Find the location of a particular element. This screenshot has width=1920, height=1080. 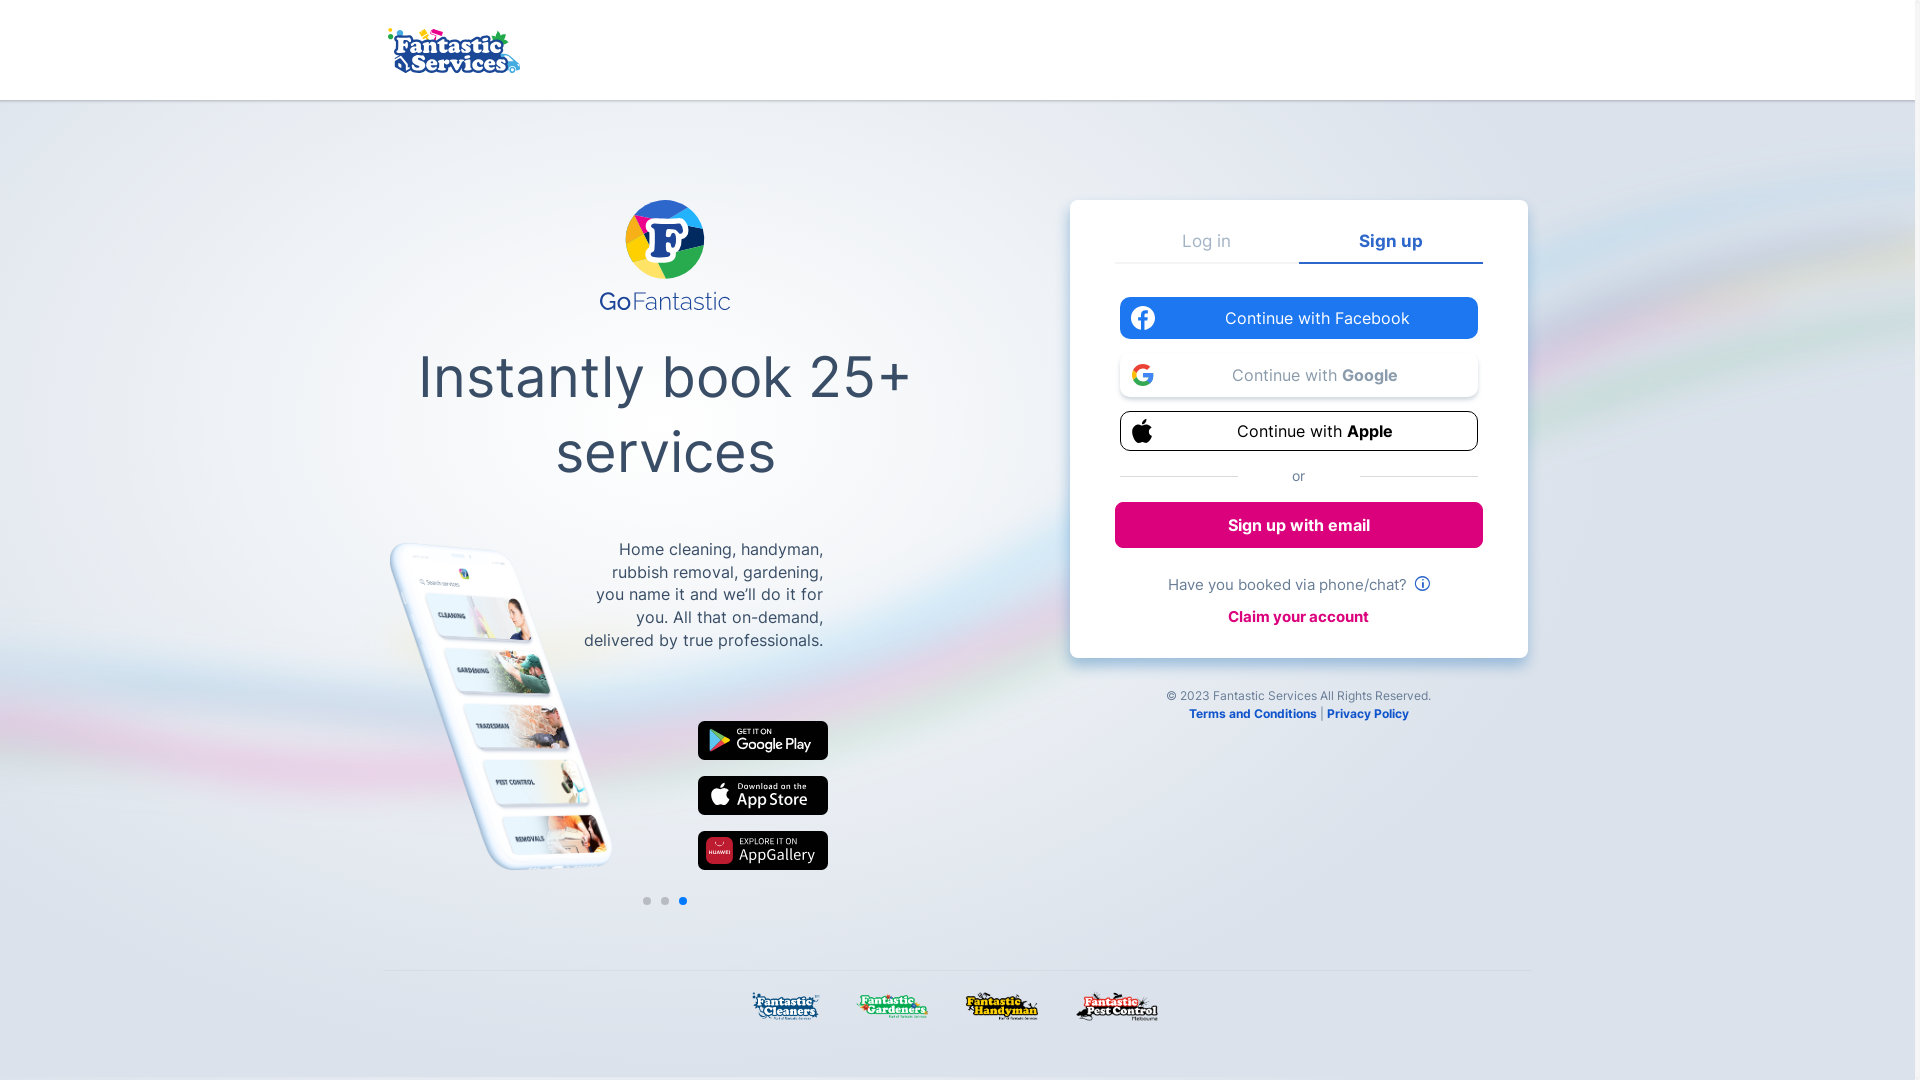

'Log in' is located at coordinates (1205, 246).